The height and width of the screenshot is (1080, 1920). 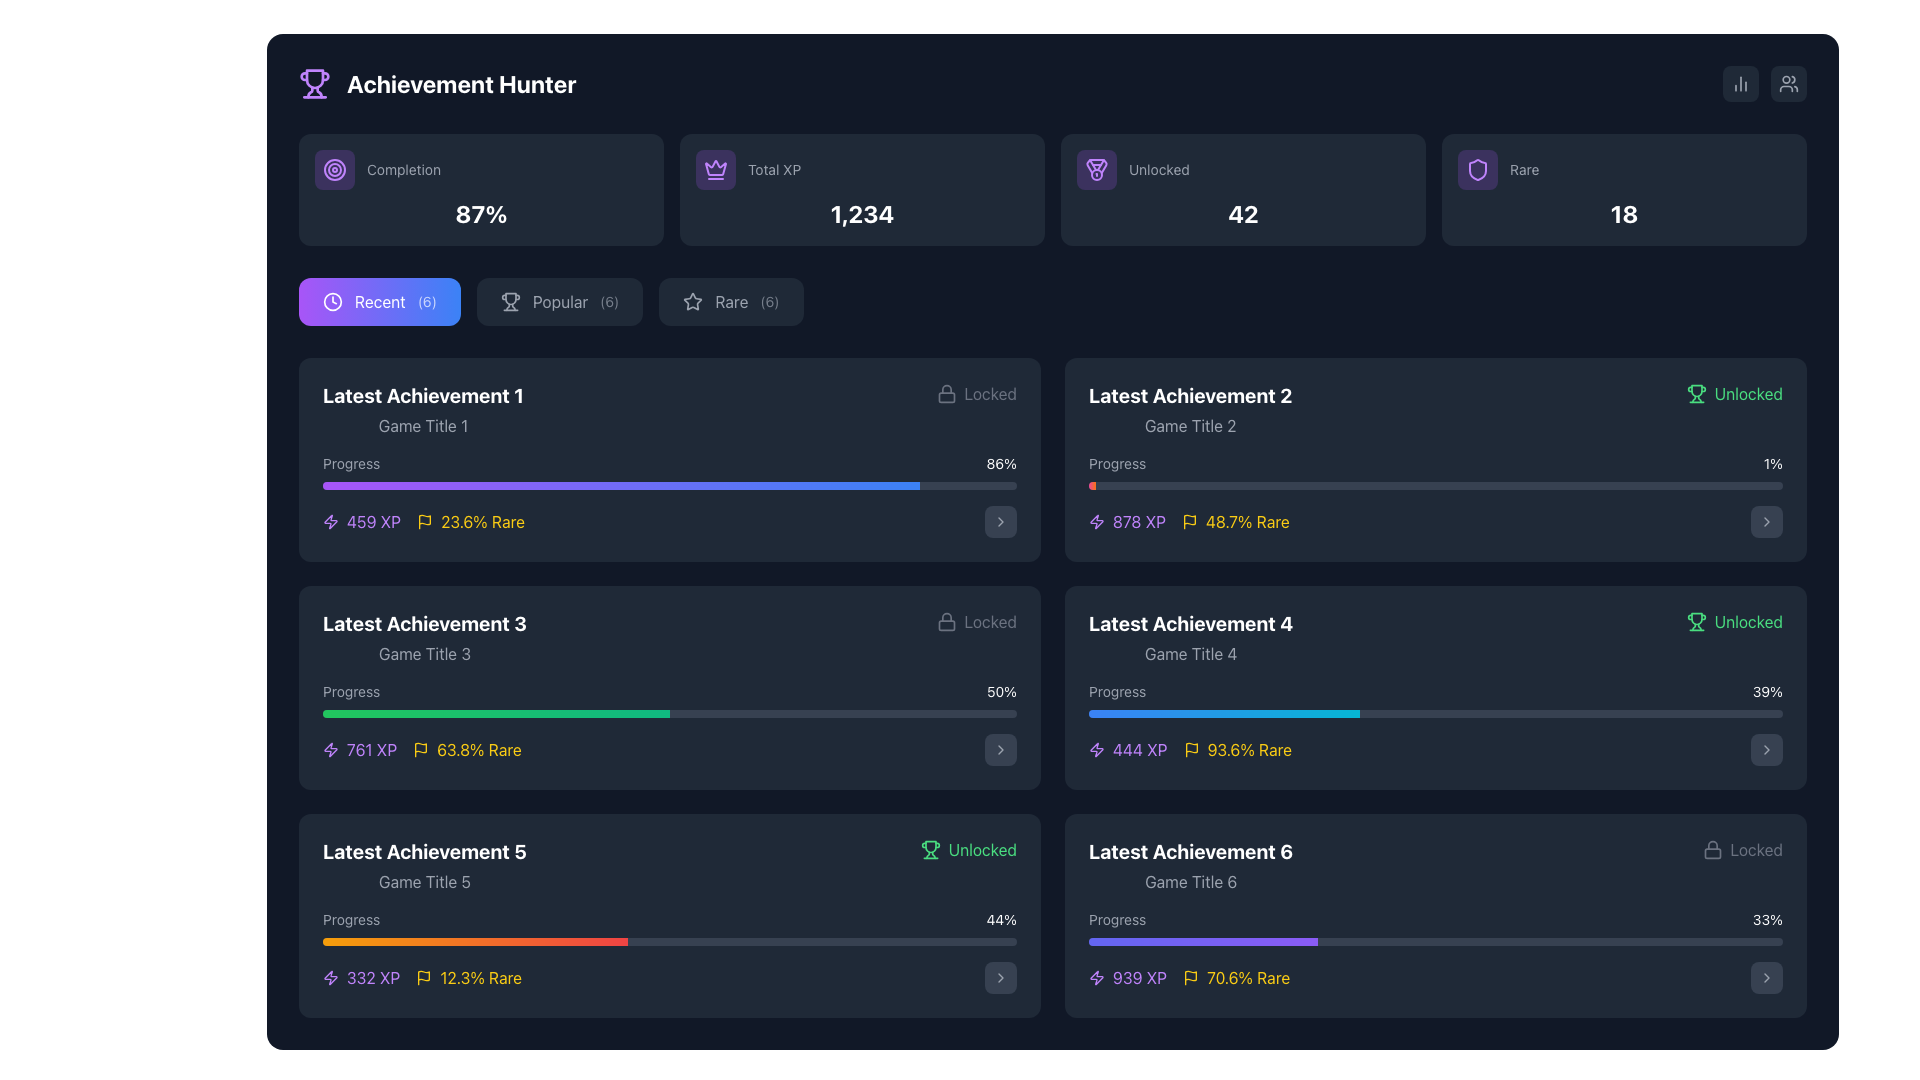 I want to click on the active trophy icon that indicates an unlocked achievement, positioned beside the text 'Unlocked', so click(x=1695, y=393).